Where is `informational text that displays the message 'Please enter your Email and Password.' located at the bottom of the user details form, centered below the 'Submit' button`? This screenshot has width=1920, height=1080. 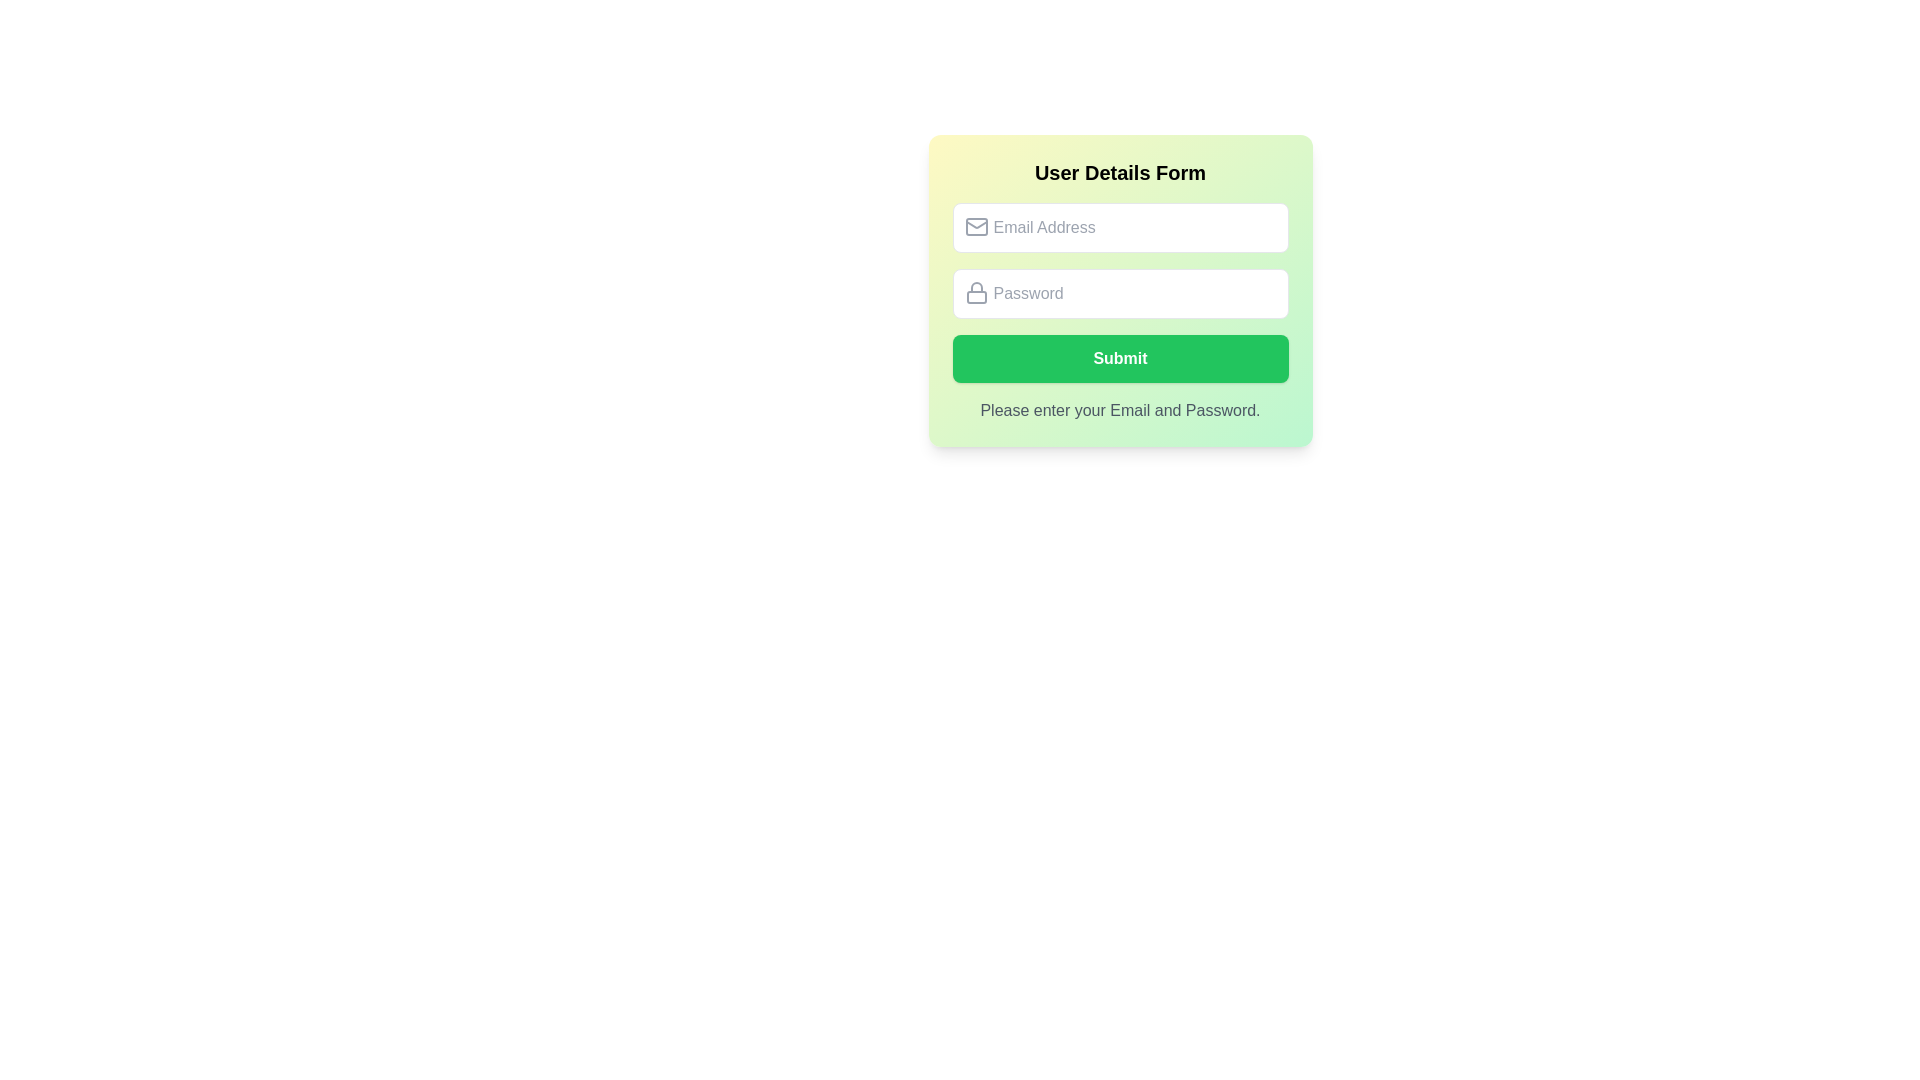
informational text that displays the message 'Please enter your Email and Password.' located at the bottom of the user details form, centered below the 'Submit' button is located at coordinates (1120, 410).